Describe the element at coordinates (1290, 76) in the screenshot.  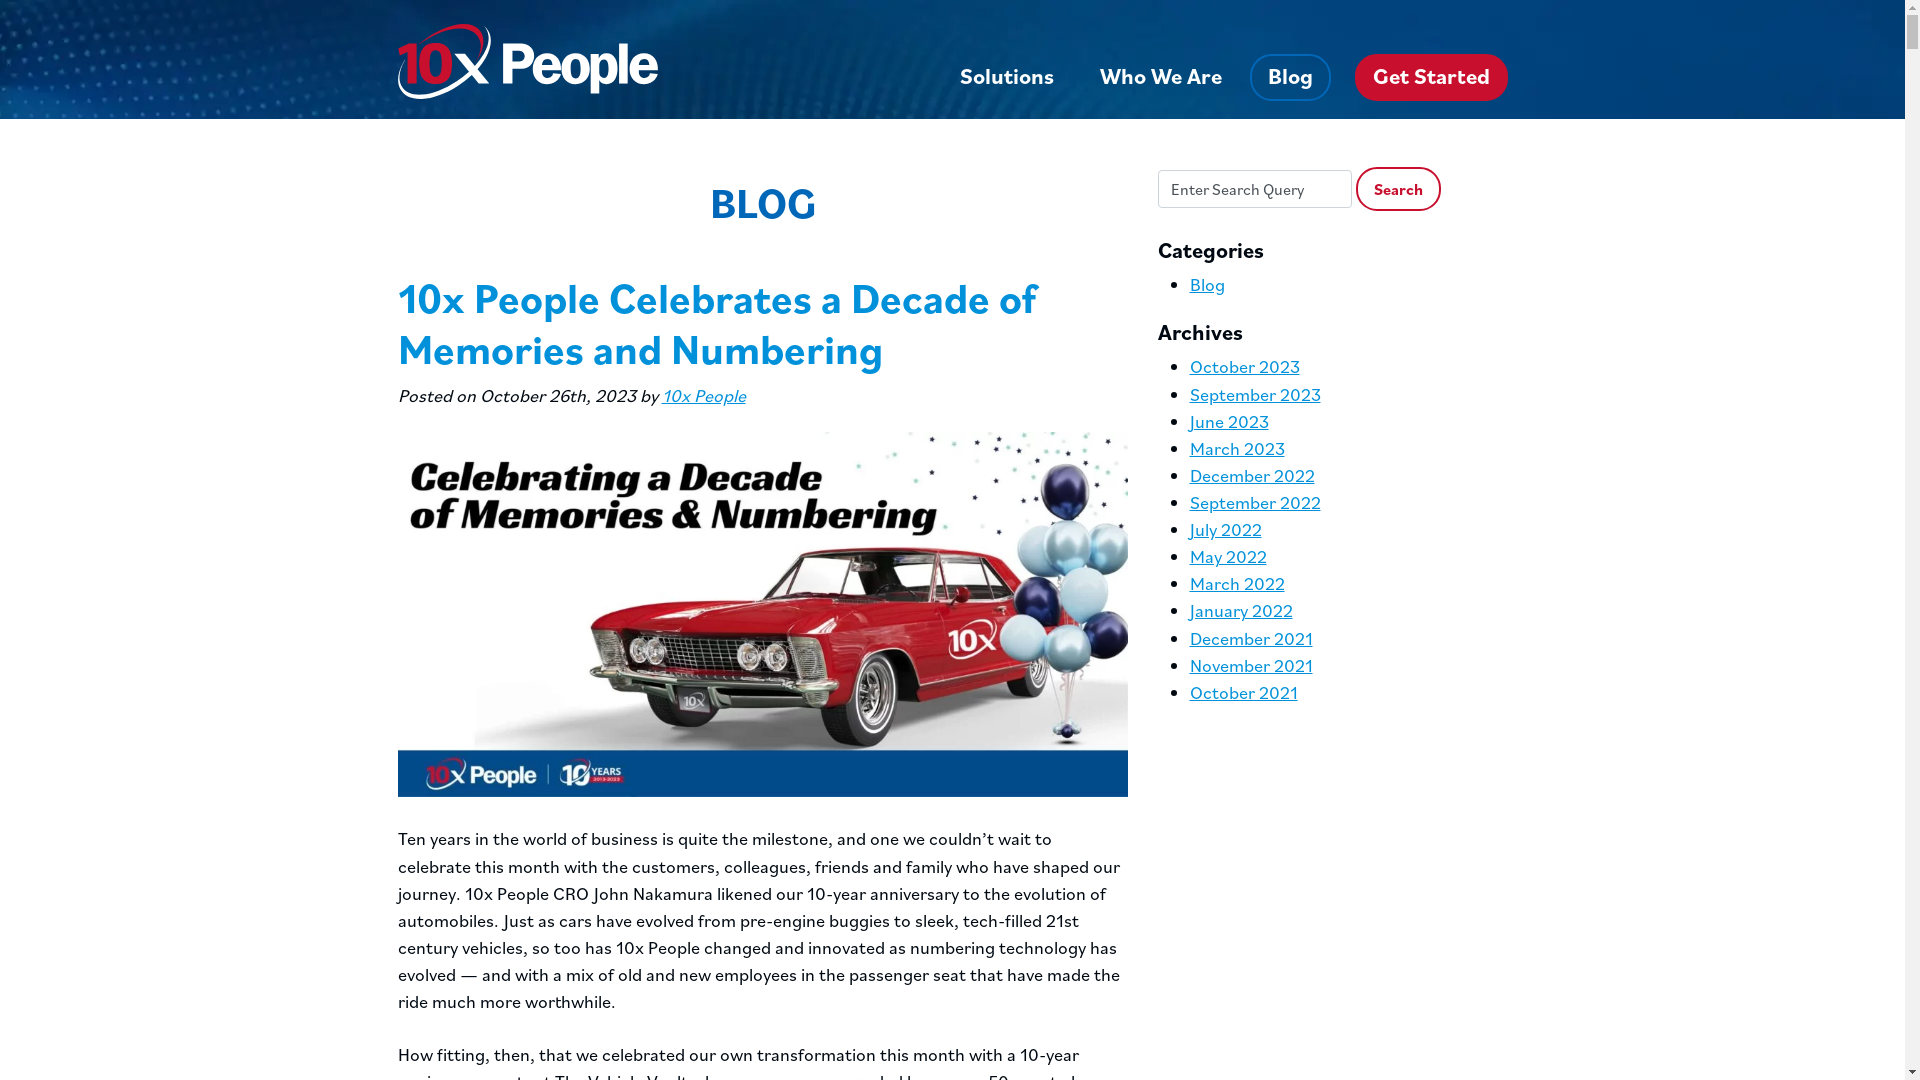
I see `'Blog'` at that location.